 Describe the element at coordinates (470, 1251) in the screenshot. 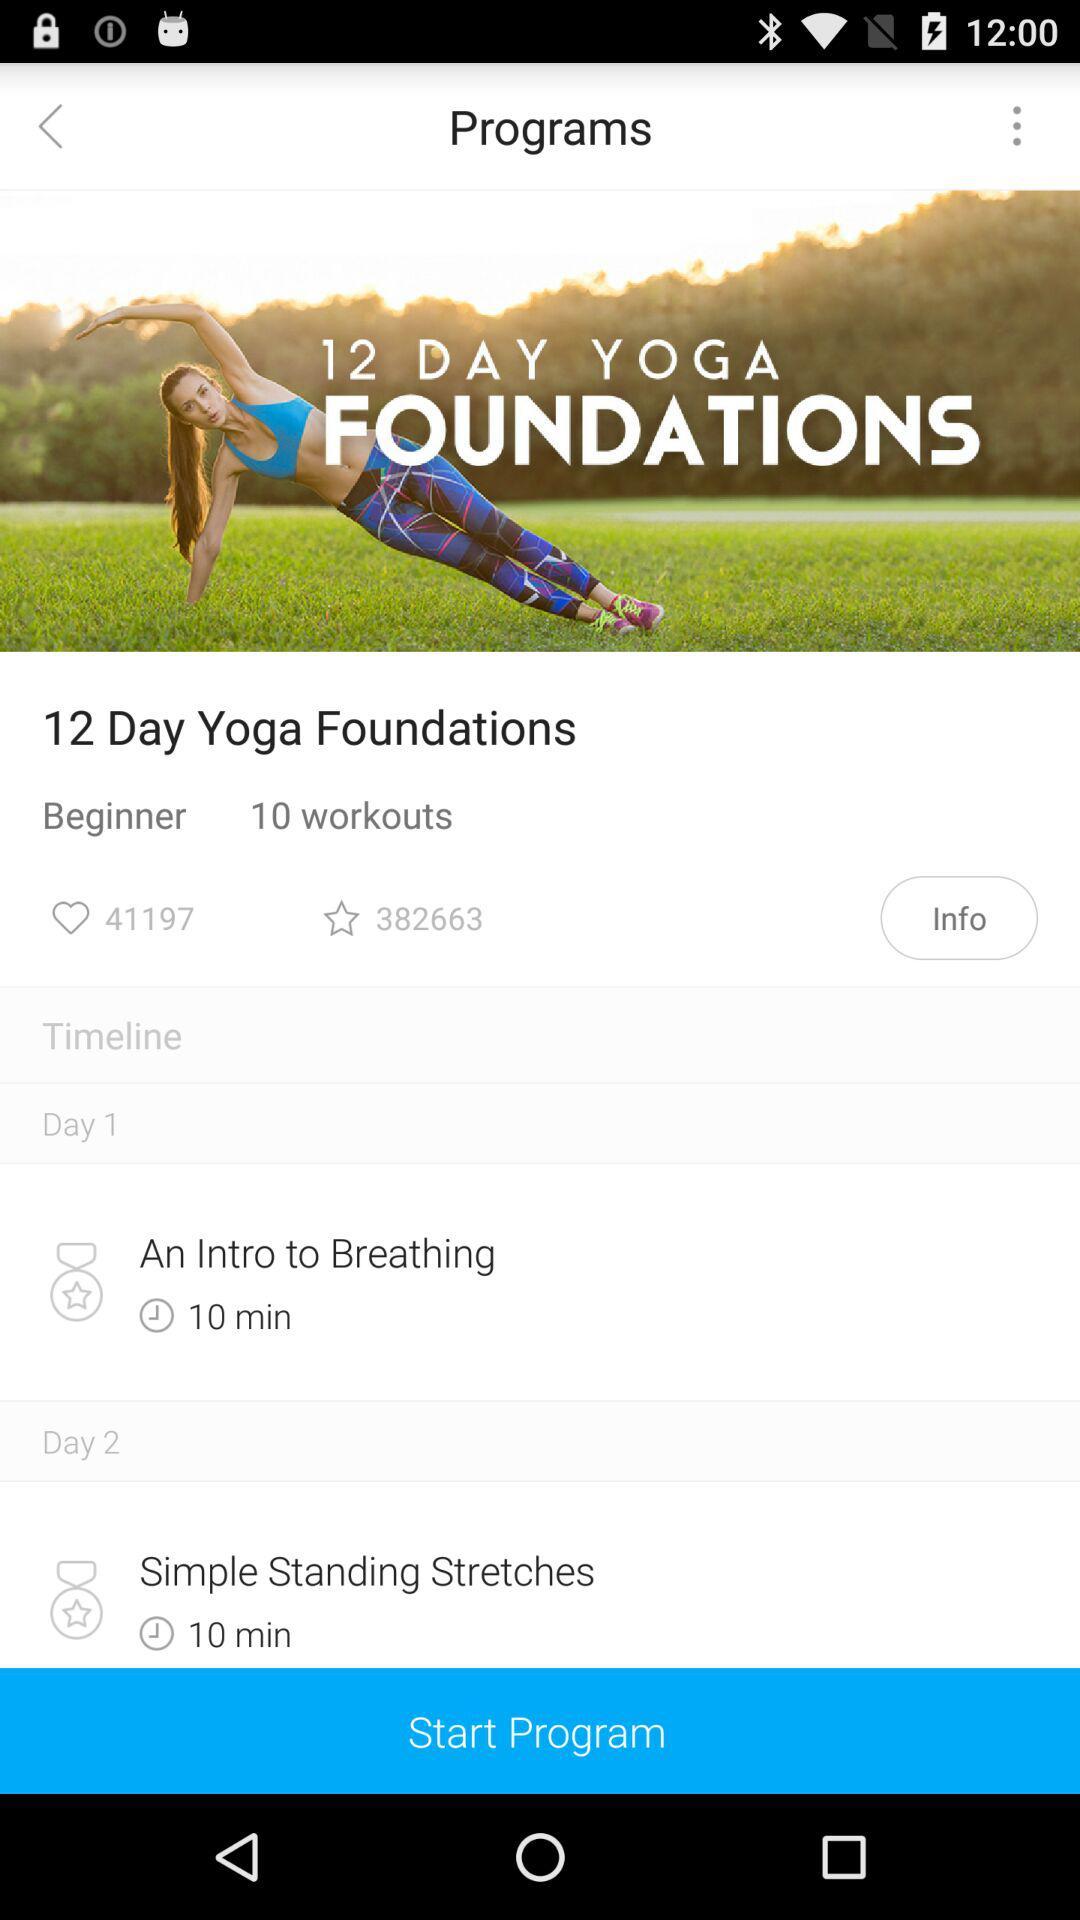

I see `item above 10 min` at that location.